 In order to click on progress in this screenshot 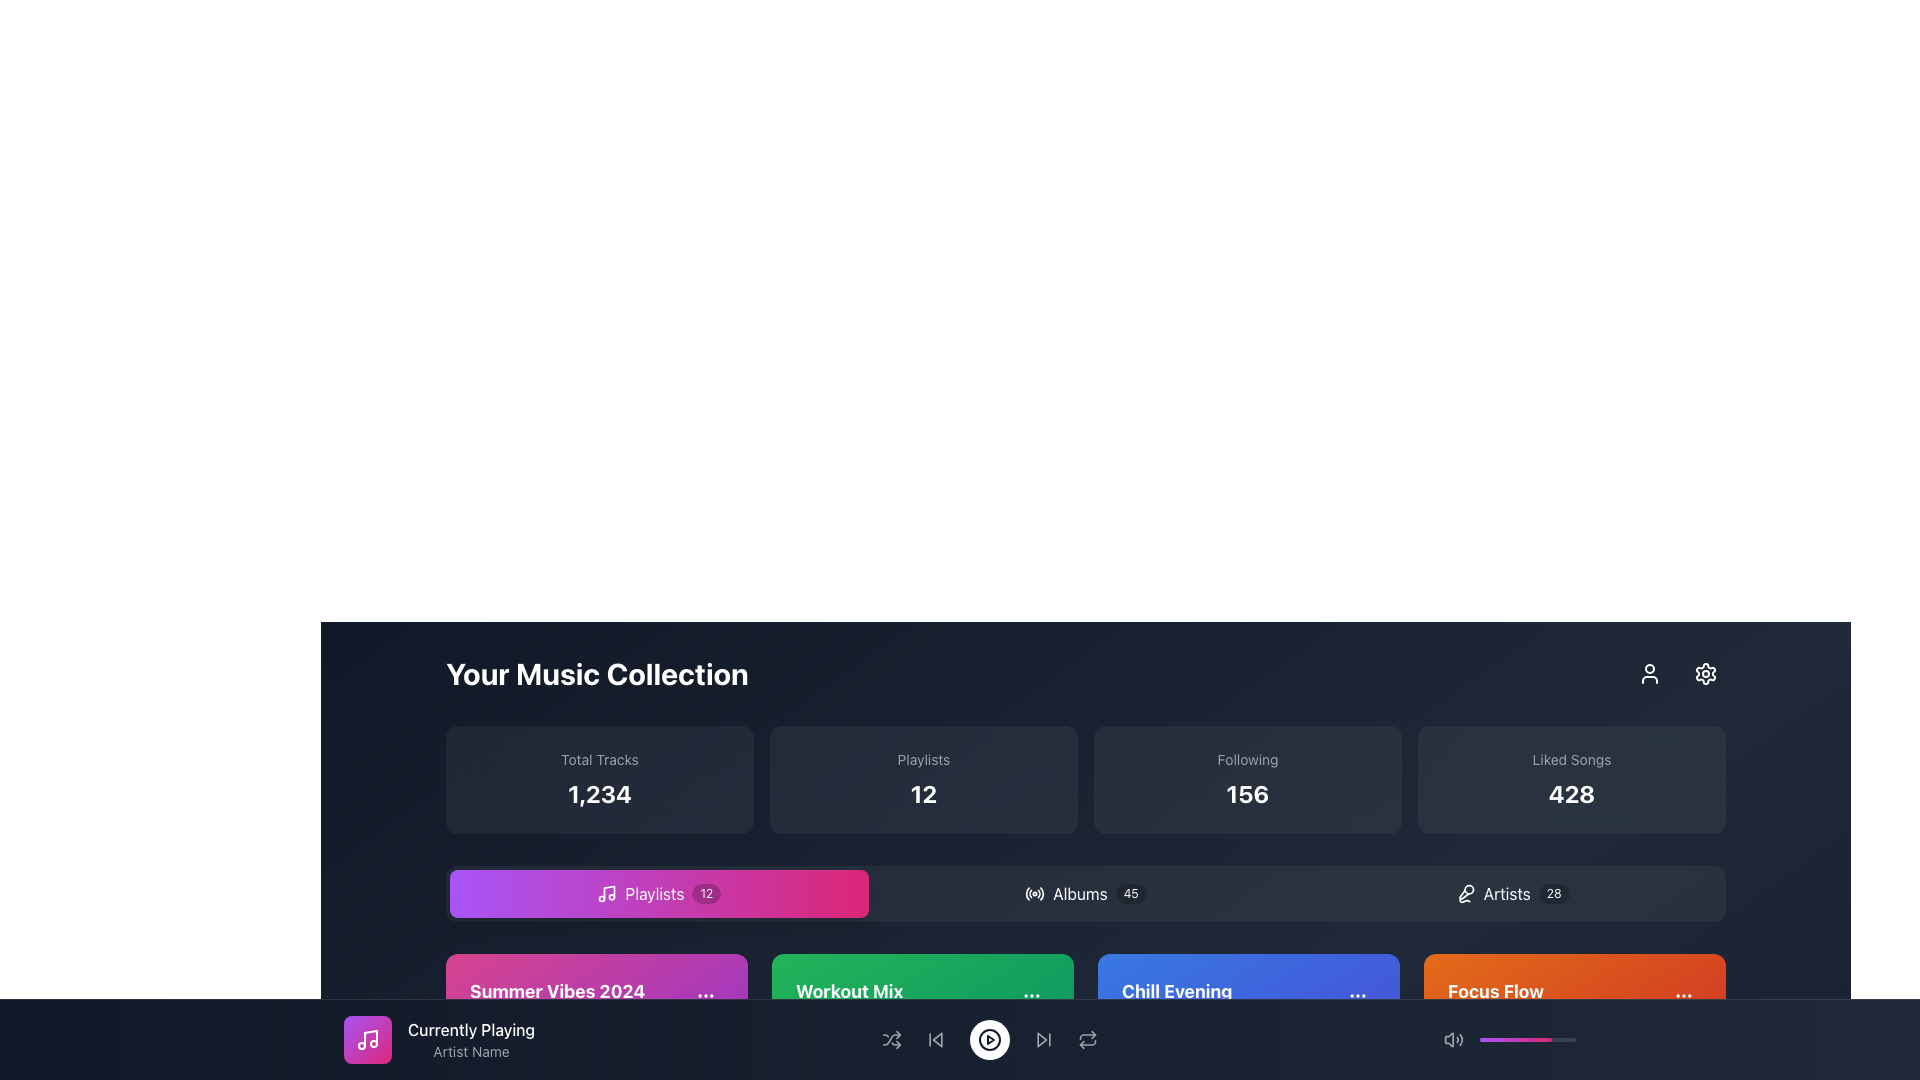, I will do `click(1490, 1039)`.